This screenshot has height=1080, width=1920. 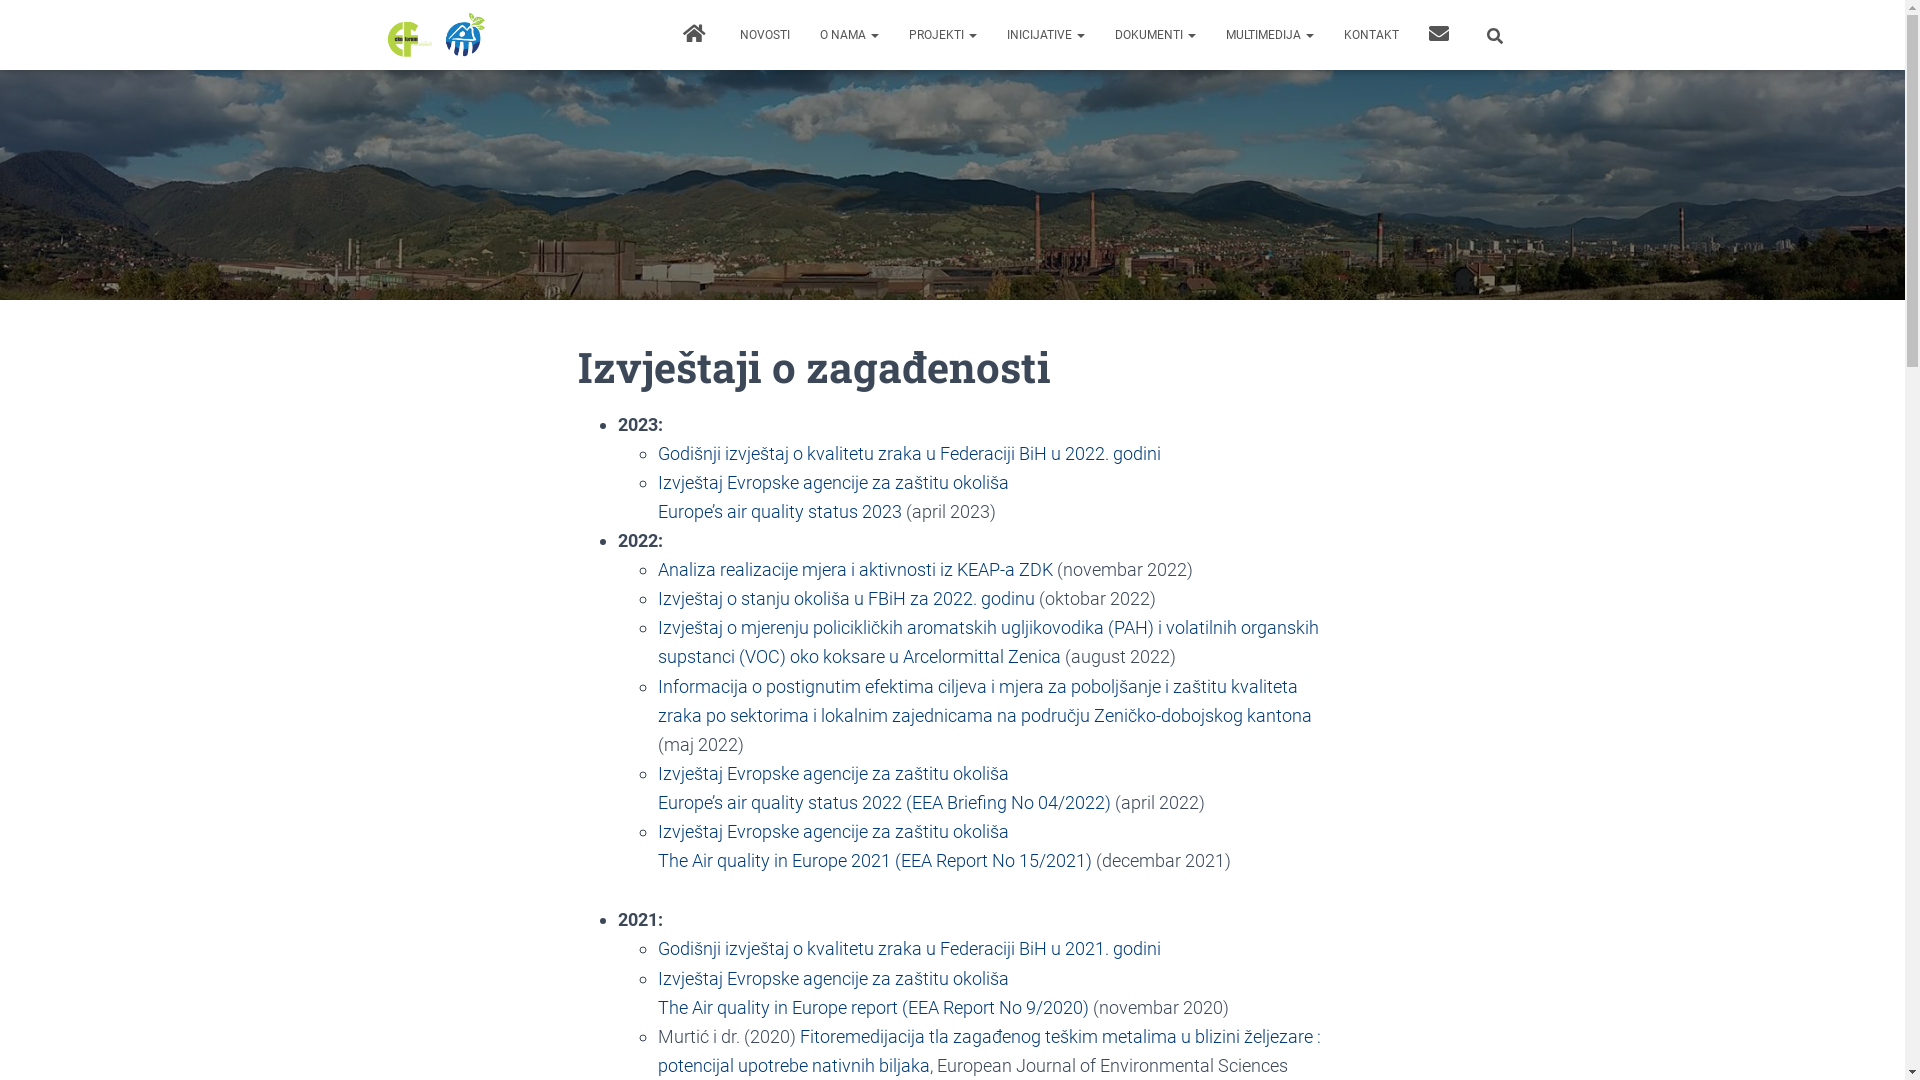 What do you see at coordinates (1155, 34) in the screenshot?
I see `'DOKUMENTI'` at bounding box center [1155, 34].